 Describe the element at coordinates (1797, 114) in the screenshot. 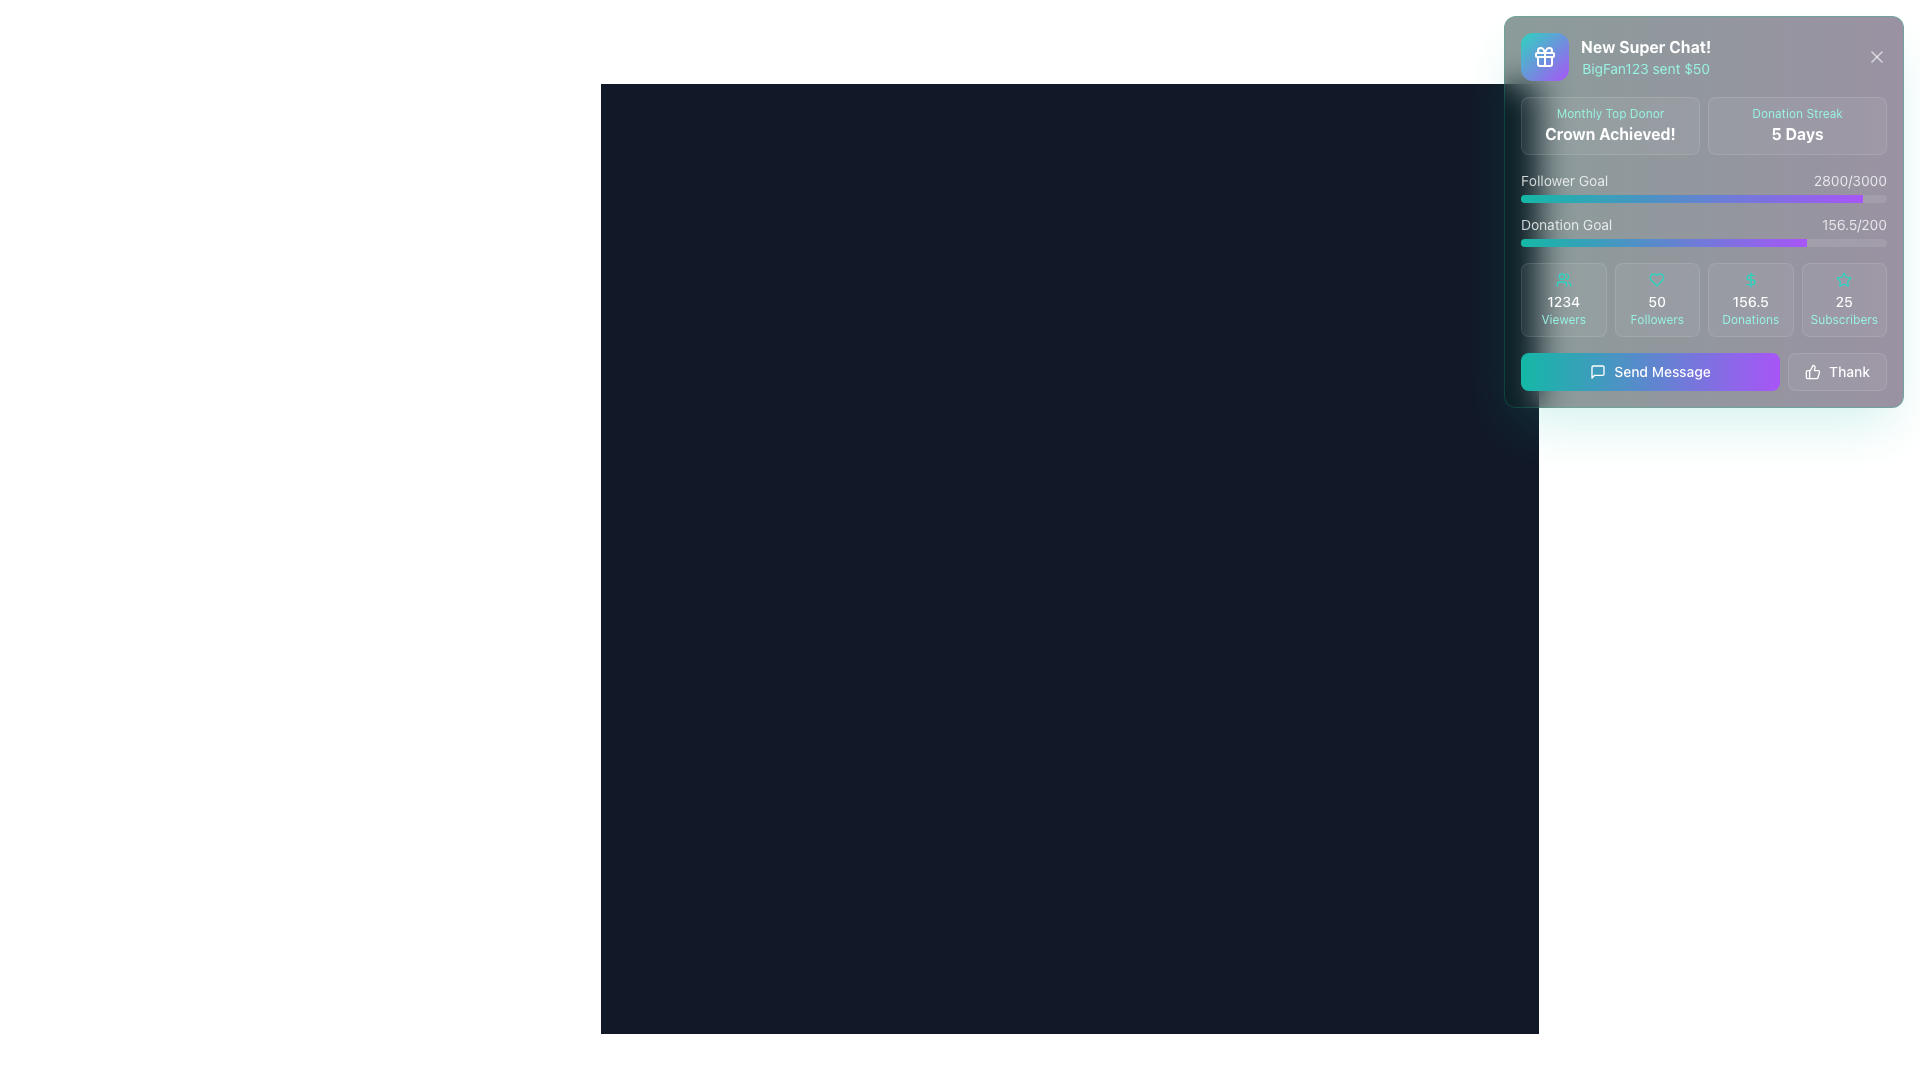

I see `the static text label that describes the nature of the consecutive days or counts related to donations, positioned above the '5 Days' text` at that location.